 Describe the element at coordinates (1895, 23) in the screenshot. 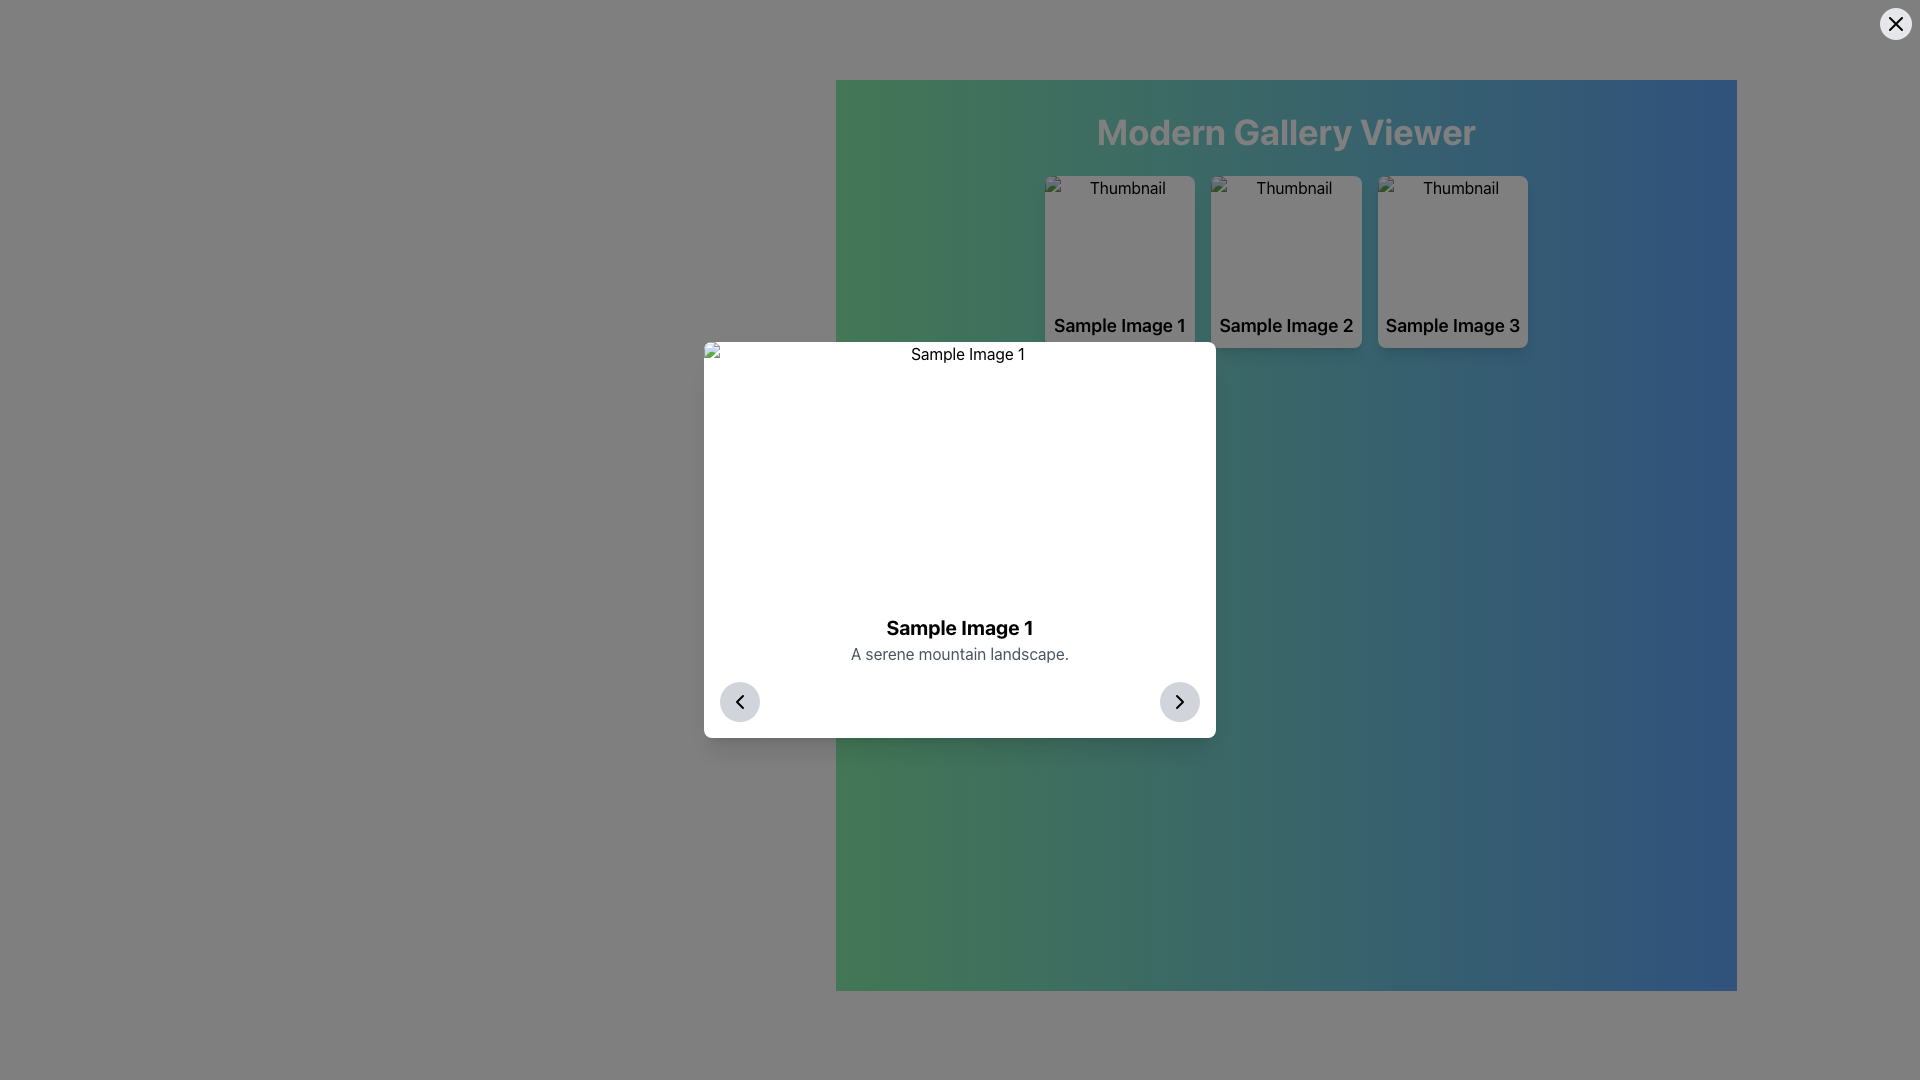

I see `the Close Button (X-shaped icon) located in the top-right corner of the modal` at that location.